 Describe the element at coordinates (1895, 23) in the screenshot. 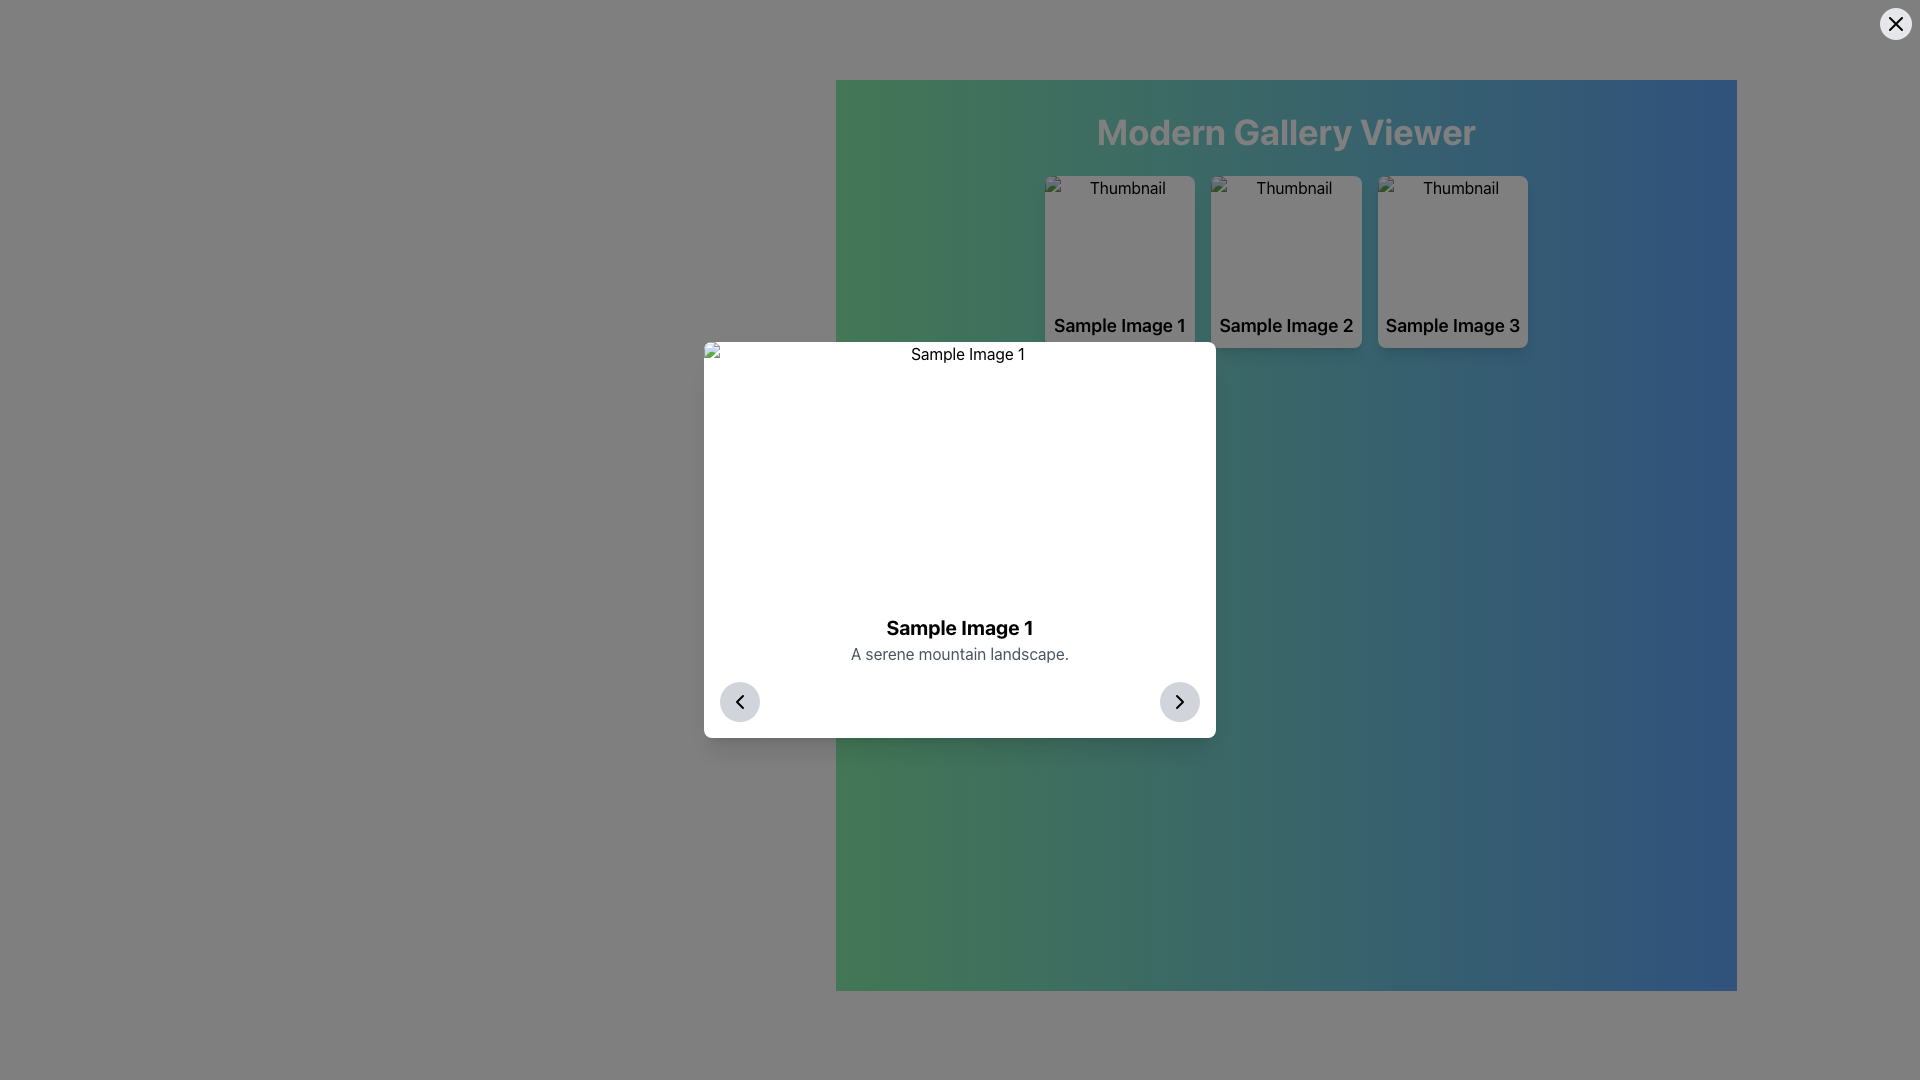

I see `the Close Button (X-shaped icon) located in the top-right corner of the modal` at that location.